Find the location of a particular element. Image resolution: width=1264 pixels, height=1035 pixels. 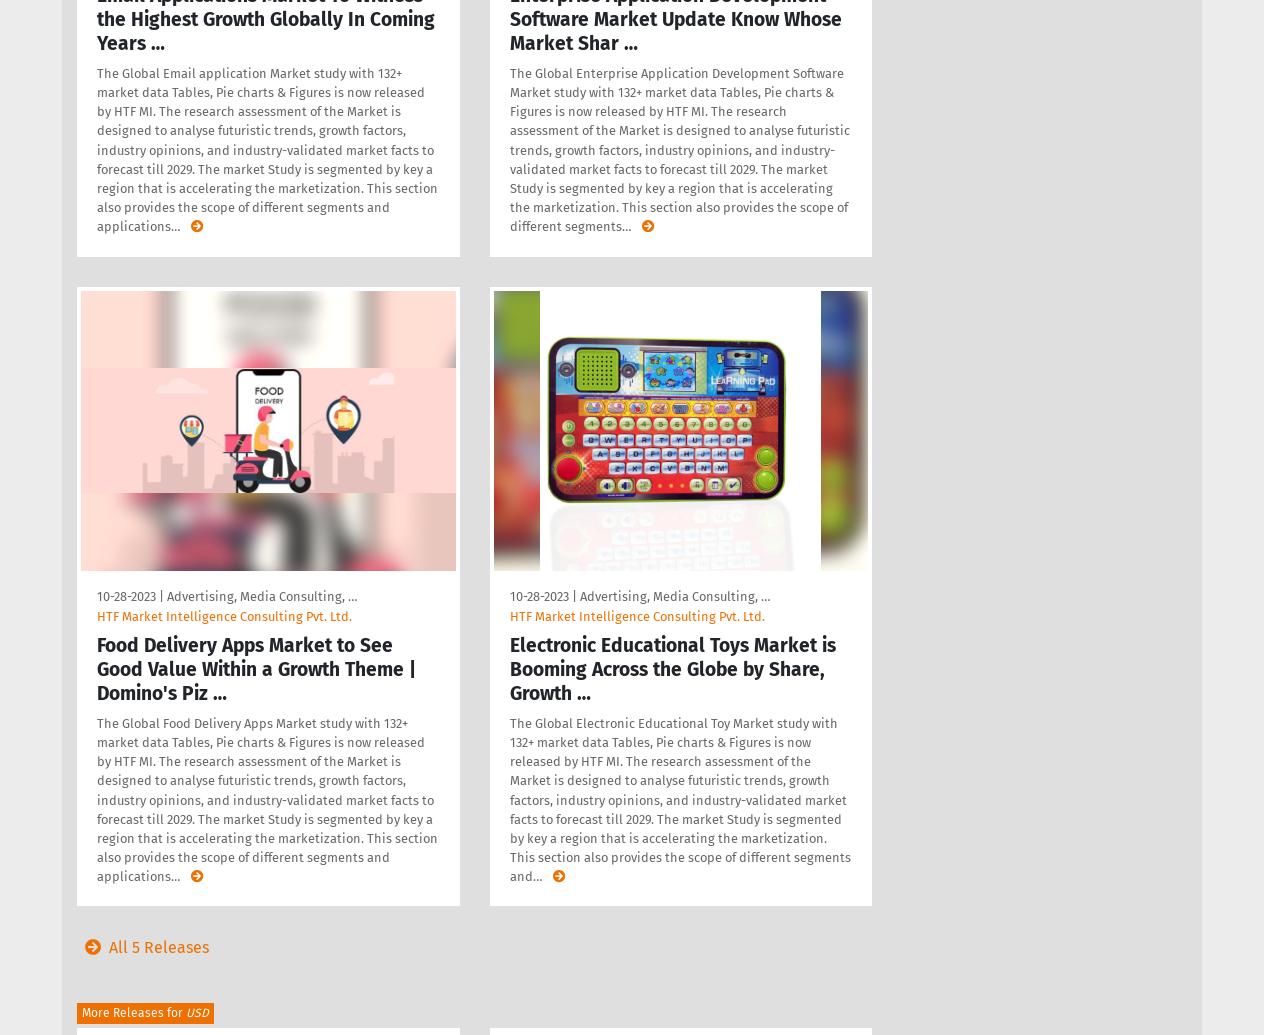

'The Global Food Delivery Apps Market study with 132+ market data Tables, Pie charts & Figures is now released by HTF MI. The research assessment of the Market is designed to analyse futuristic trends, growth factors, industry opinions, and industry-validated market facts to forecast till 2029.
The market Study is segmented by key a region that is accelerating the marketization. This section also provides the scope of different segments and applications' is located at coordinates (267, 798).